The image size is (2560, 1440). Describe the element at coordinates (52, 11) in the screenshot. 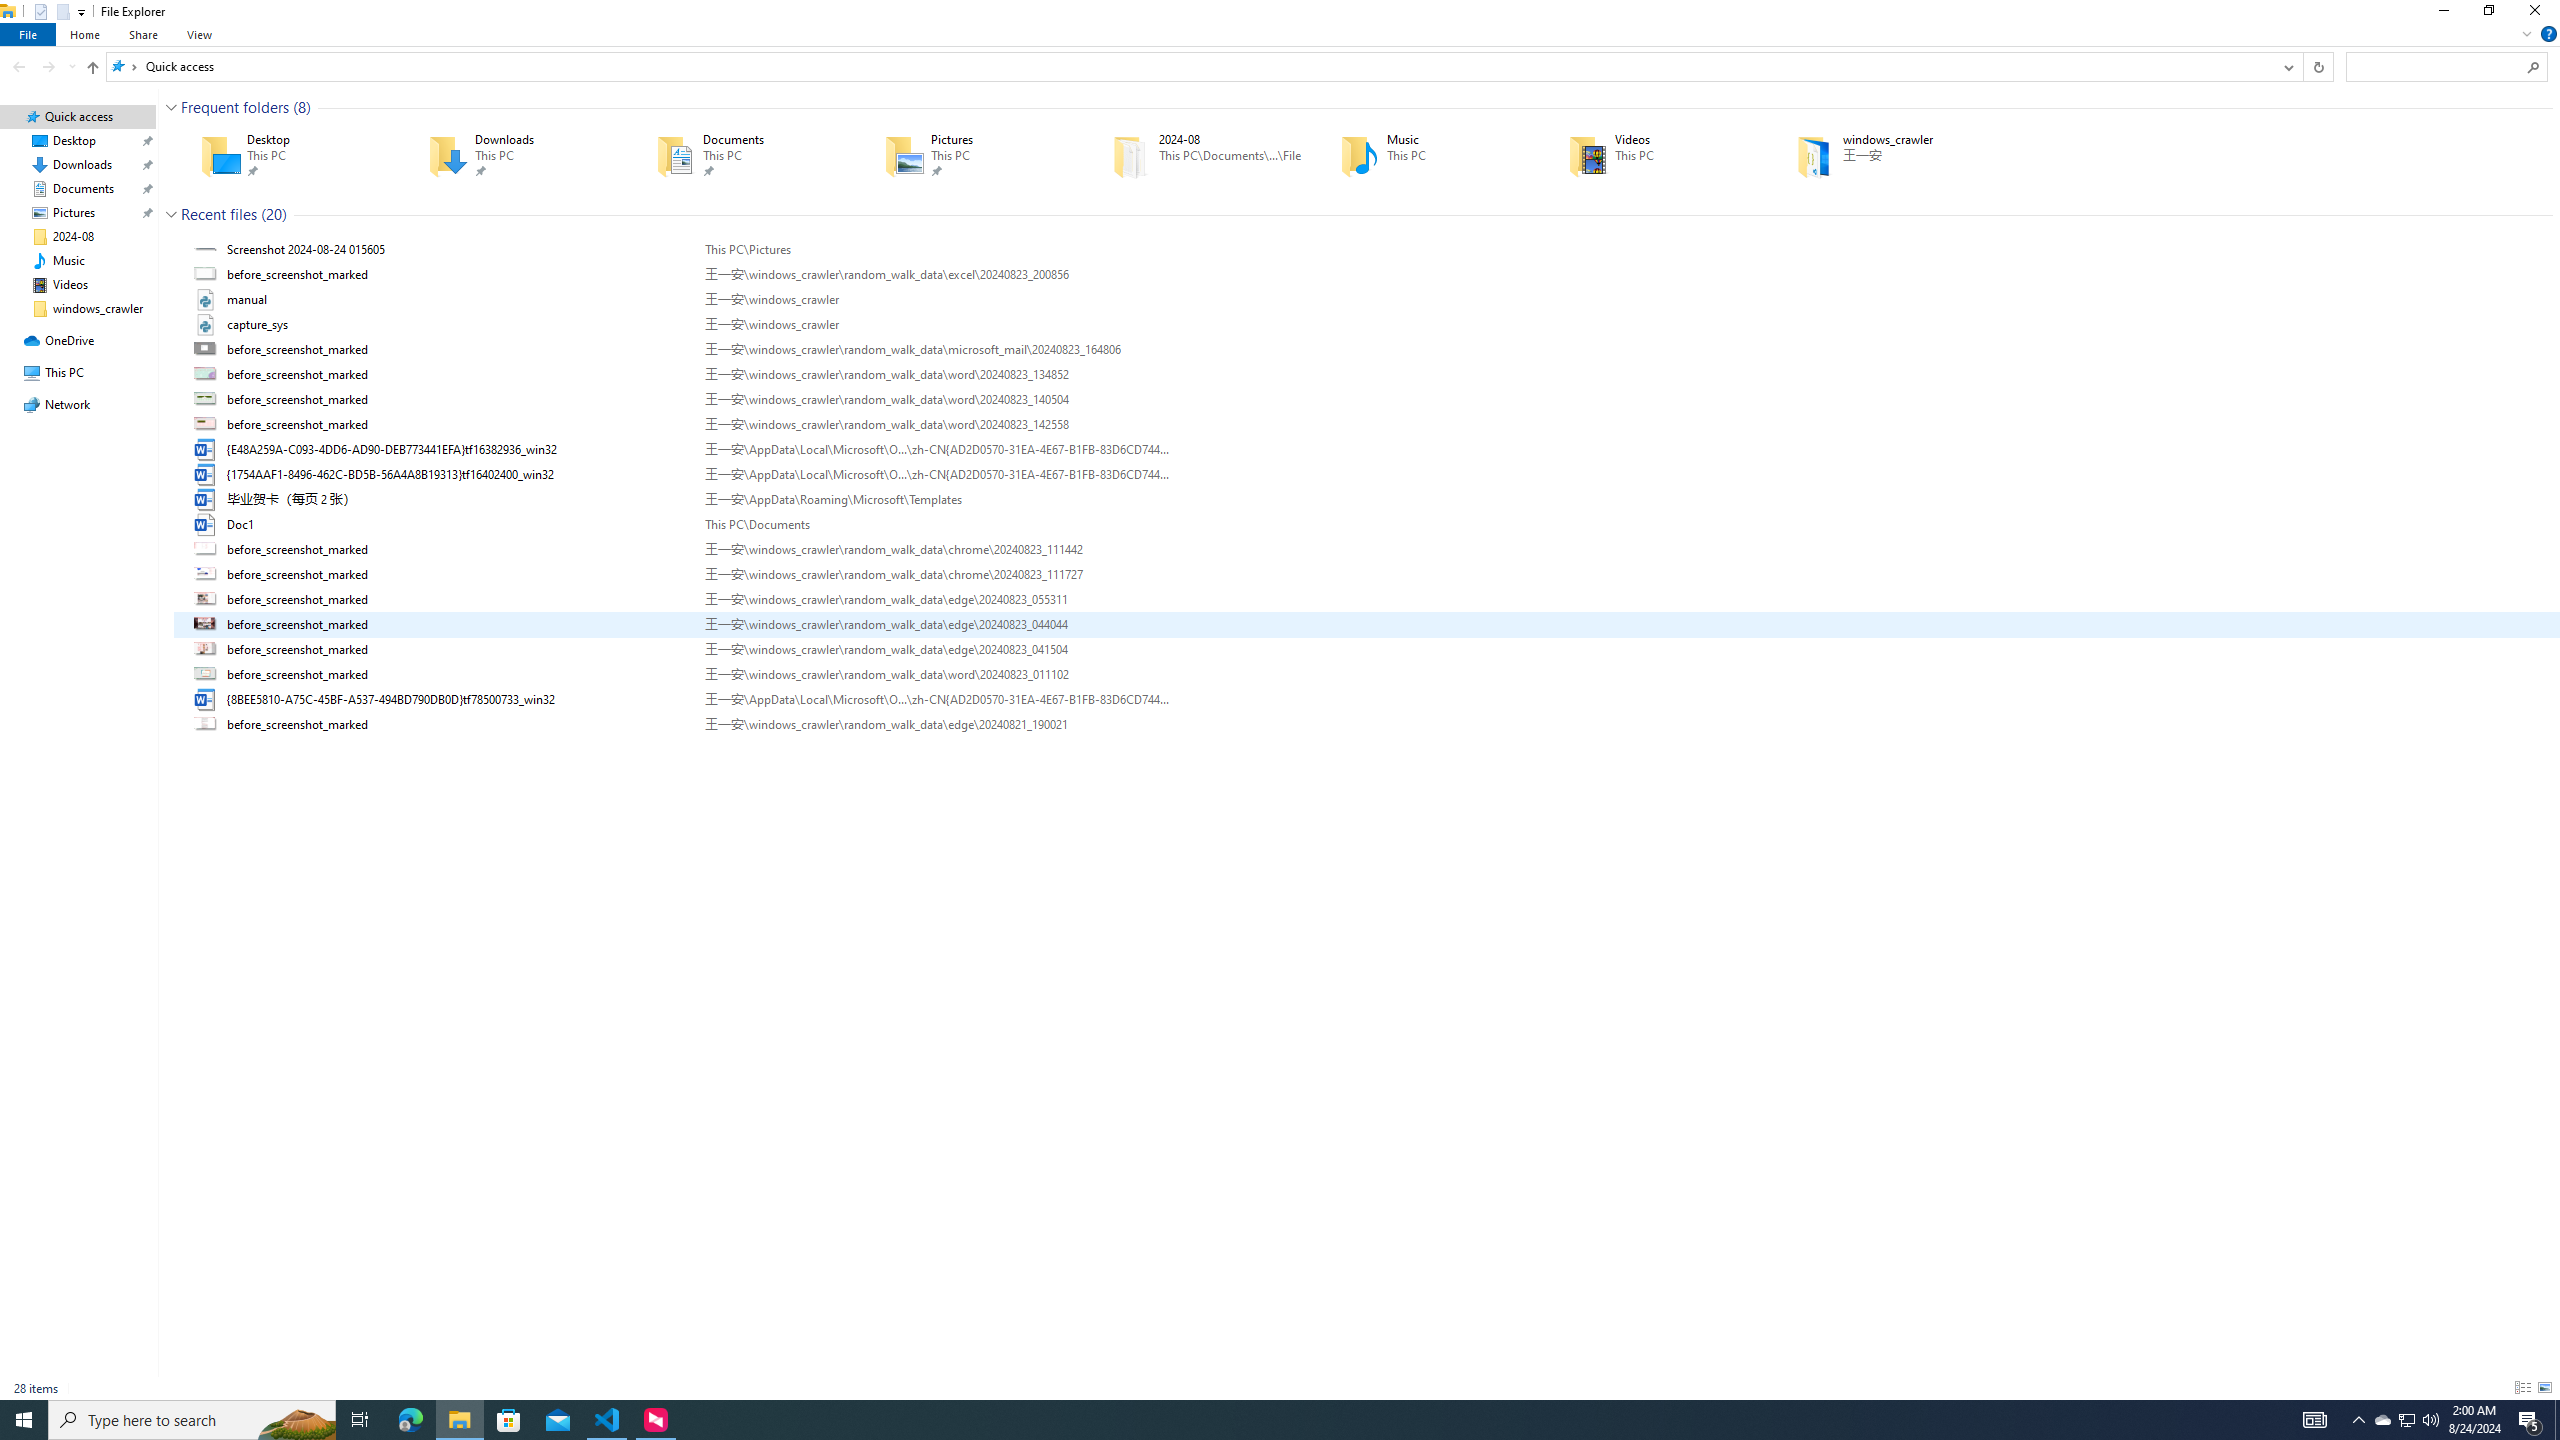

I see `'Quick Access Toolbar'` at that location.